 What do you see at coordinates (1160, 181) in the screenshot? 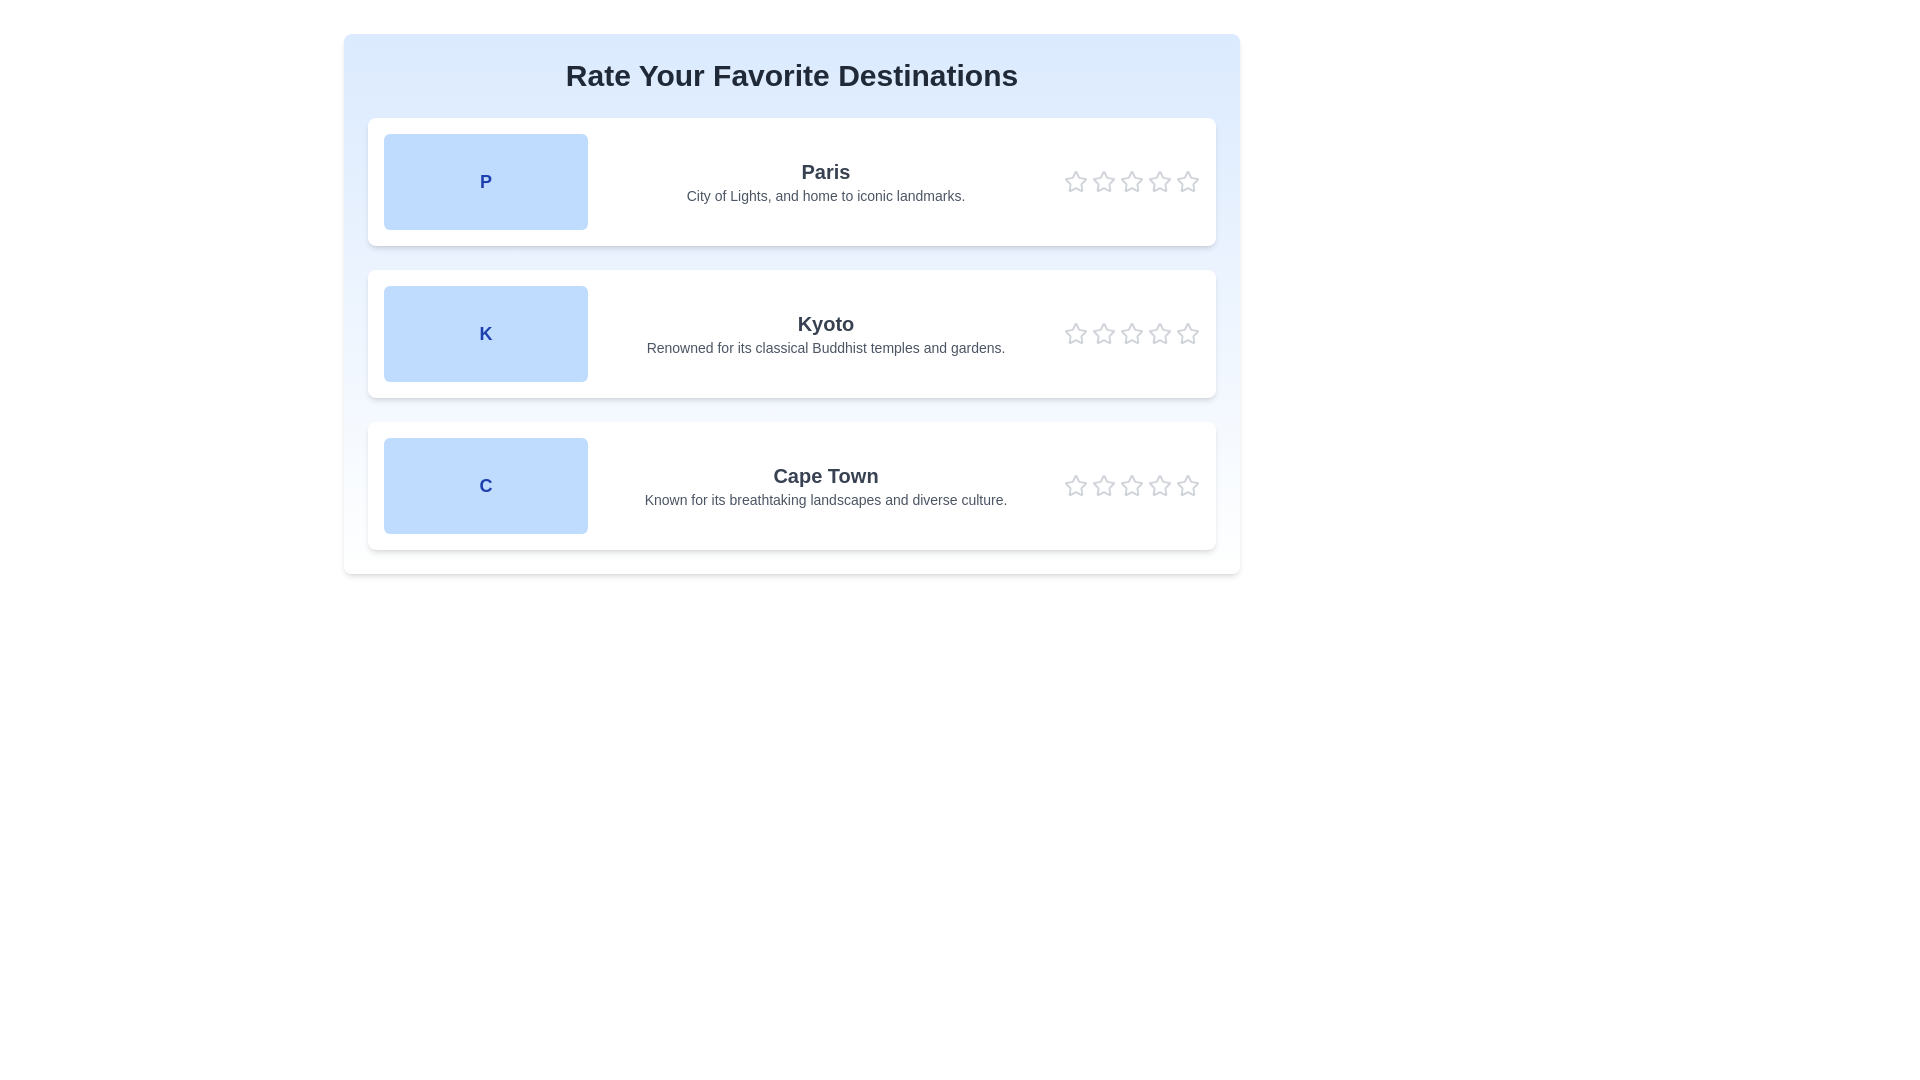
I see `the fourth star in the star rating component for the 'Paris' destination` at bounding box center [1160, 181].